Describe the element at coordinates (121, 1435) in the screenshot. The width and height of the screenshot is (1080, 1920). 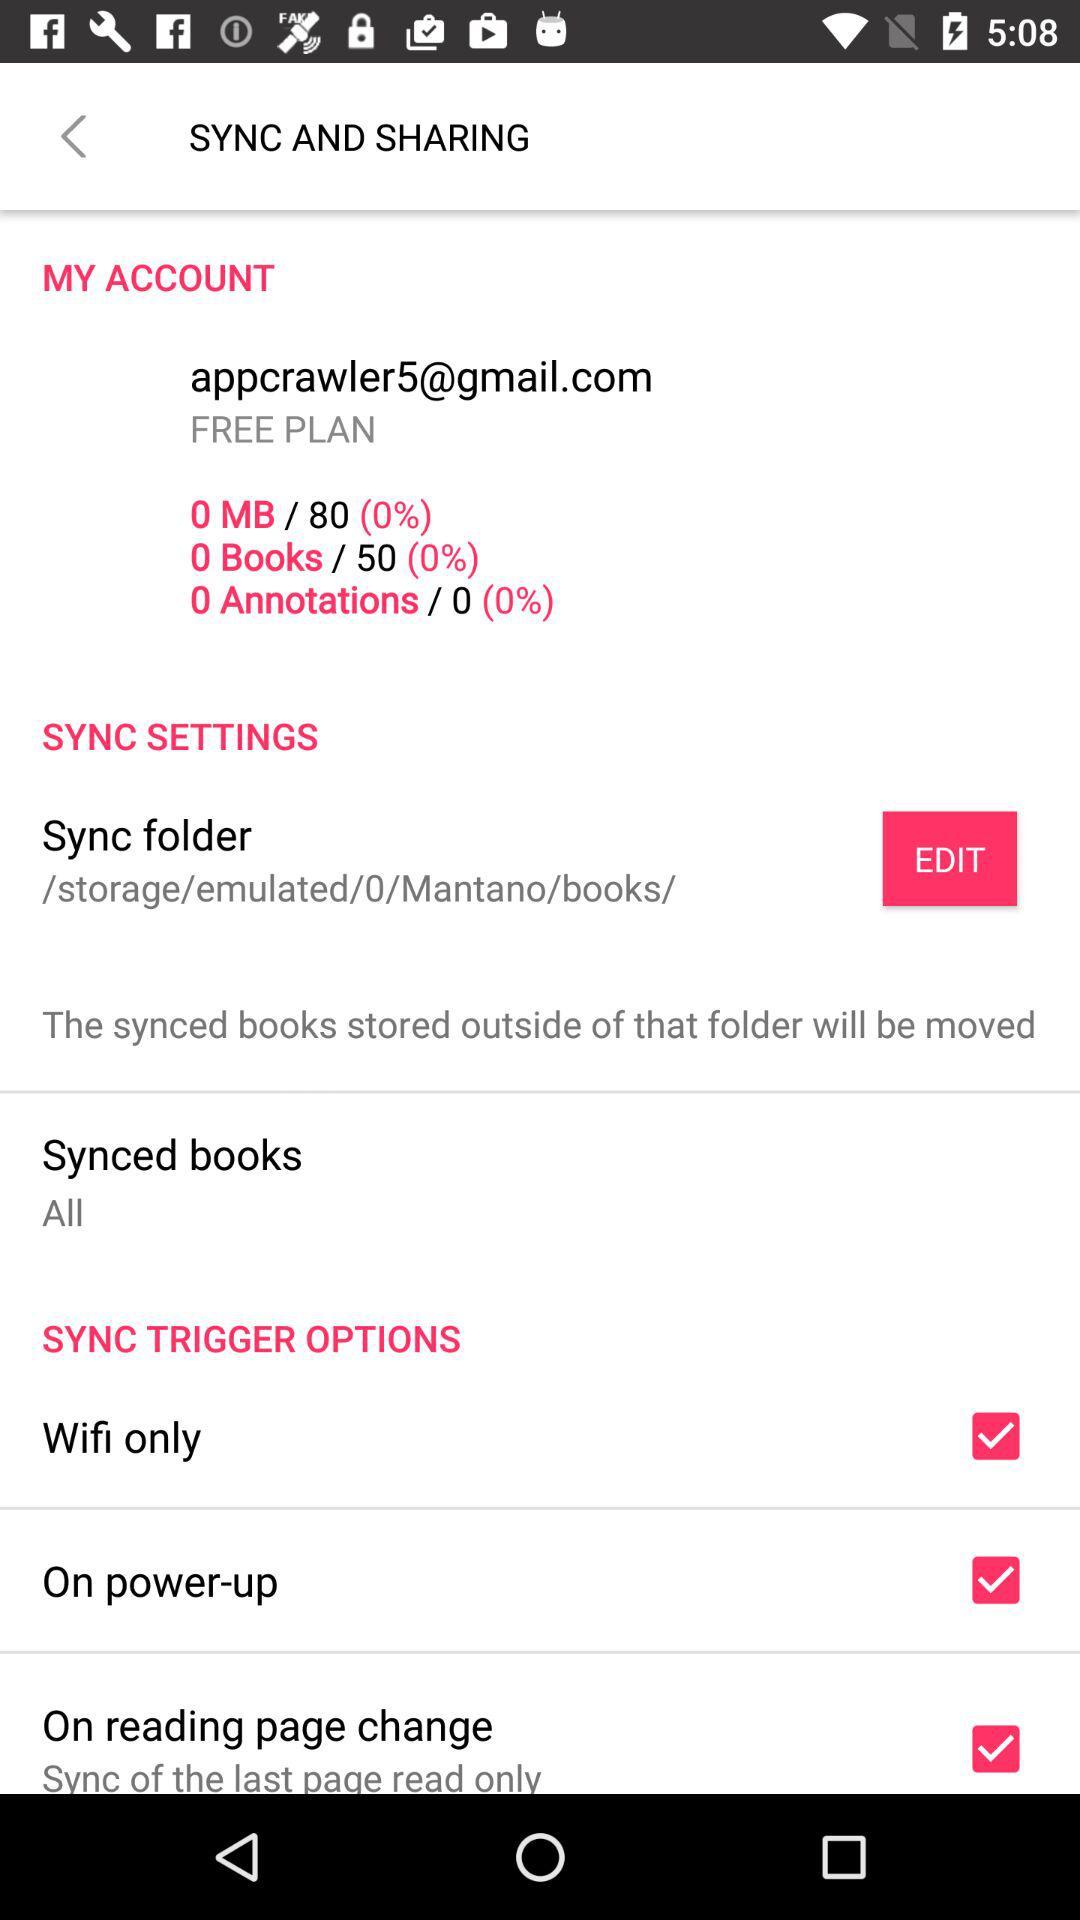
I see `the wifi only icon` at that location.